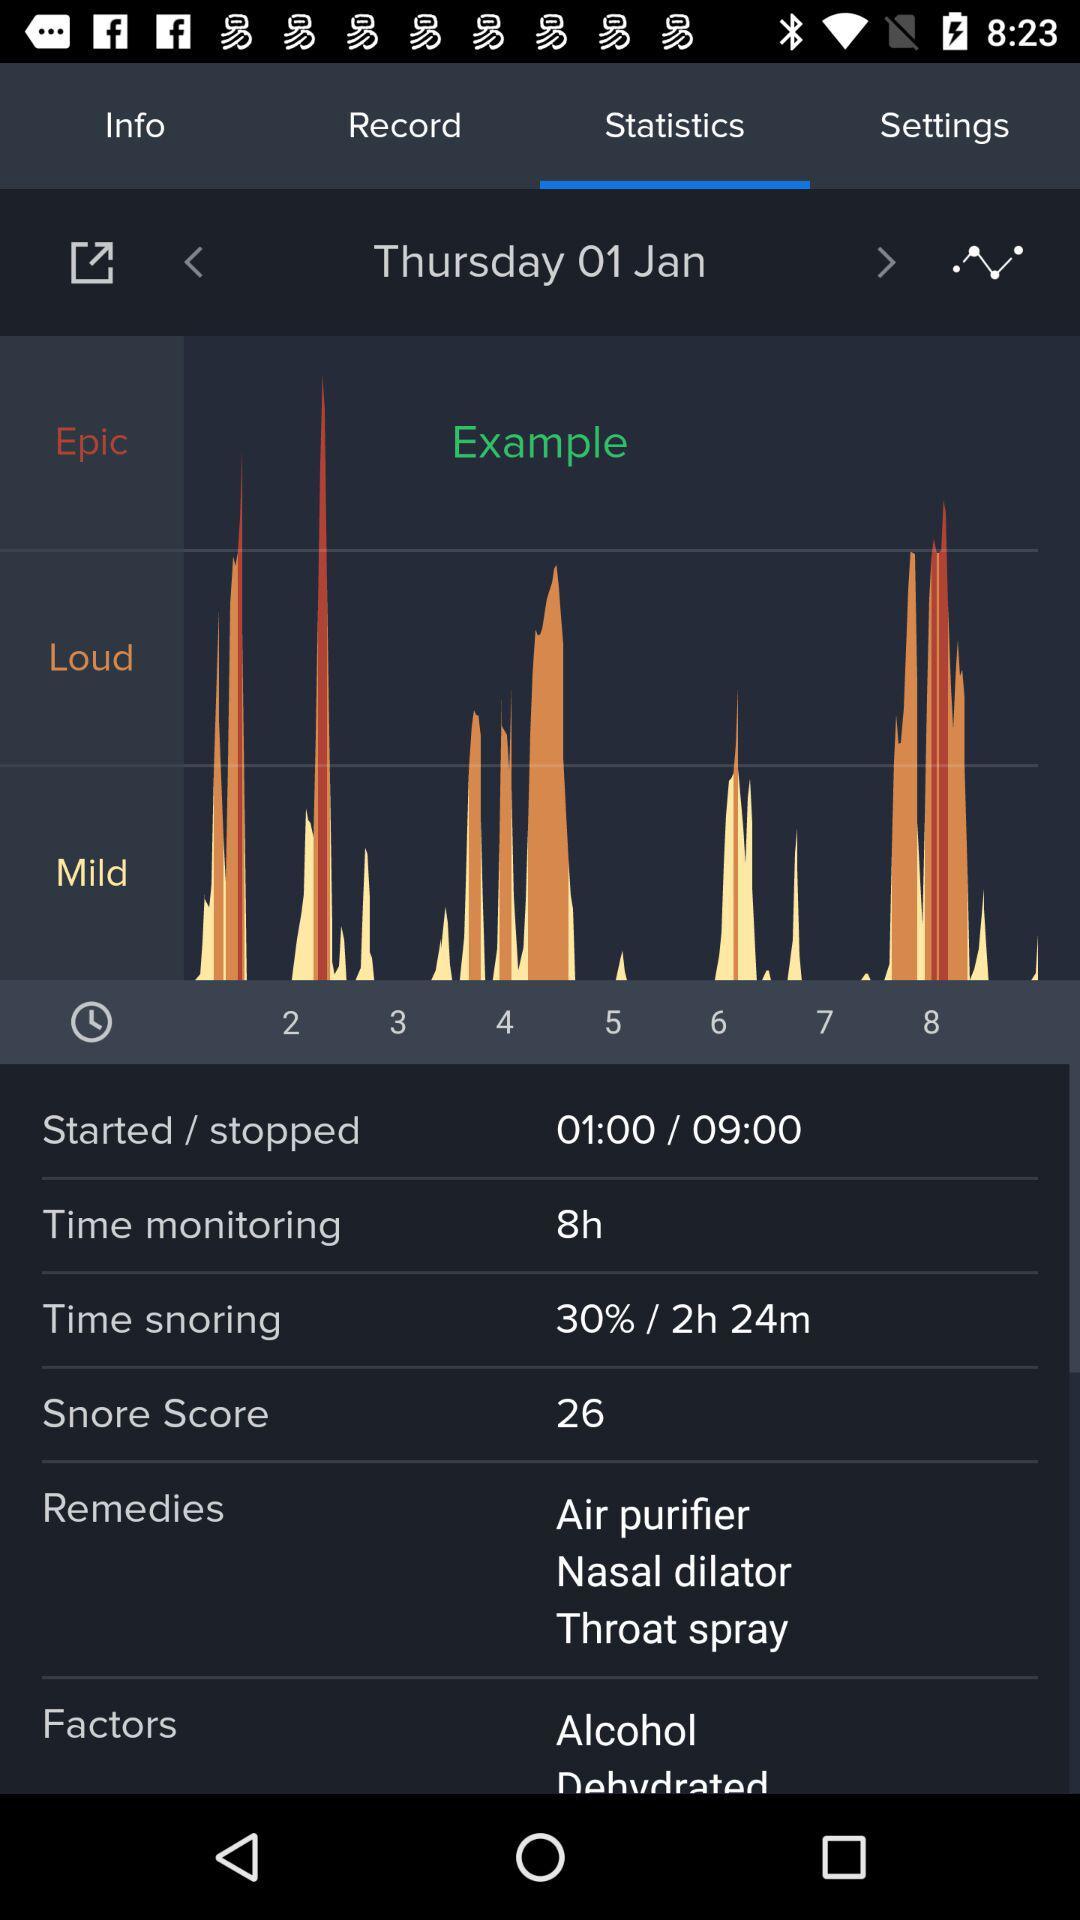 The width and height of the screenshot is (1080, 1920). What do you see at coordinates (540, 261) in the screenshot?
I see `the thursday 01 jan app` at bounding box center [540, 261].